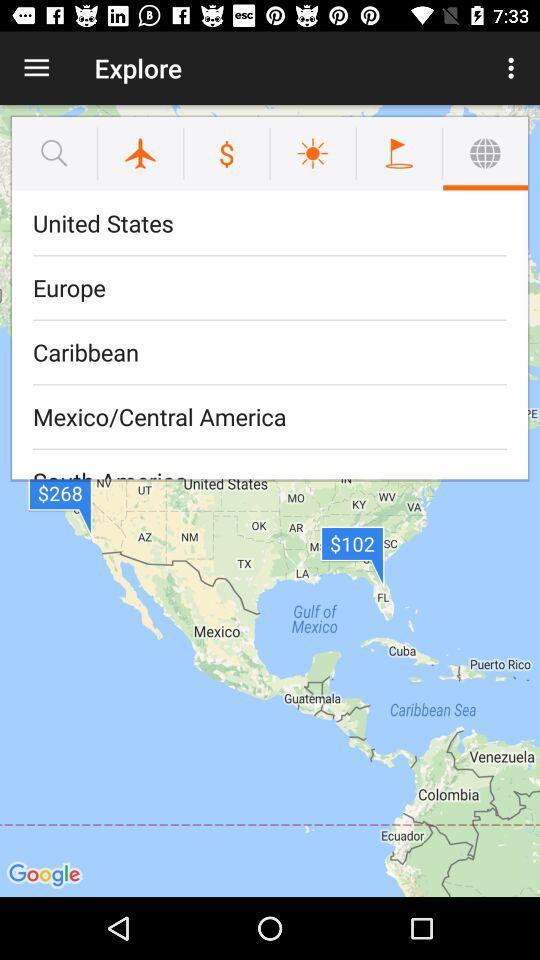 The height and width of the screenshot is (960, 540). I want to click on caribbean icon, so click(270, 352).